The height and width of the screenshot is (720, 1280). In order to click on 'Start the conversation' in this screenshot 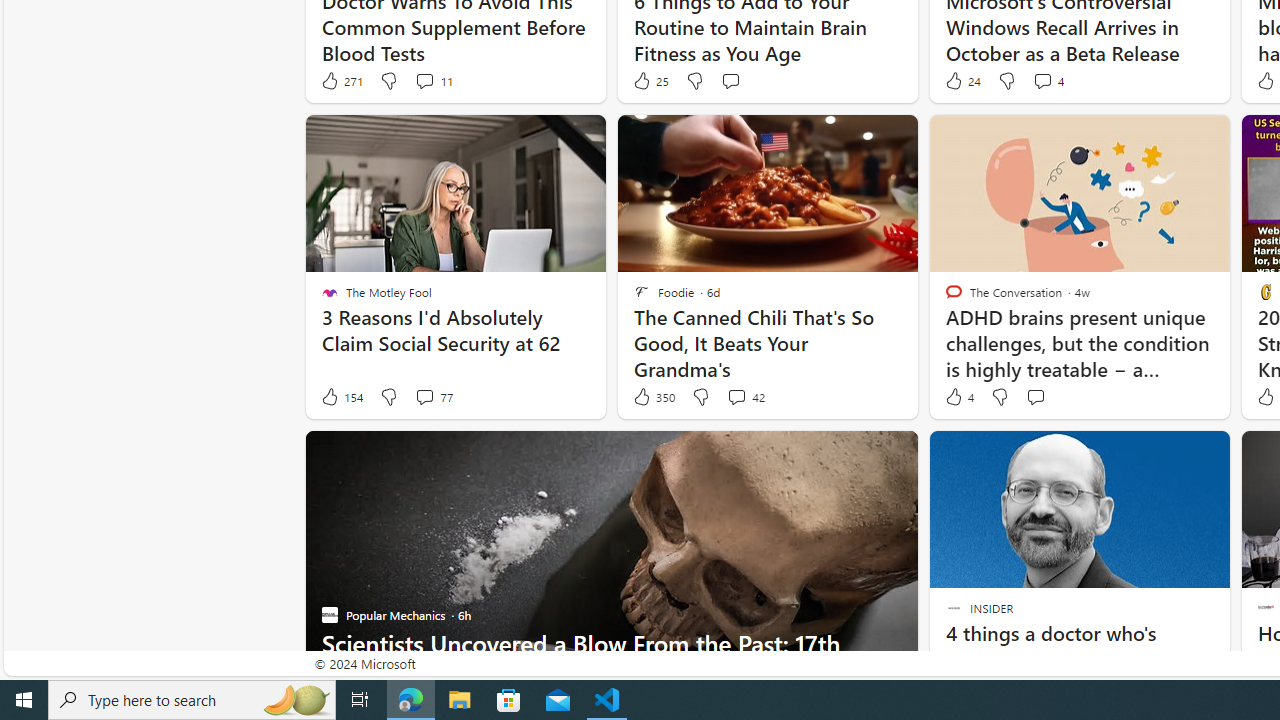, I will do `click(1035, 397)`.